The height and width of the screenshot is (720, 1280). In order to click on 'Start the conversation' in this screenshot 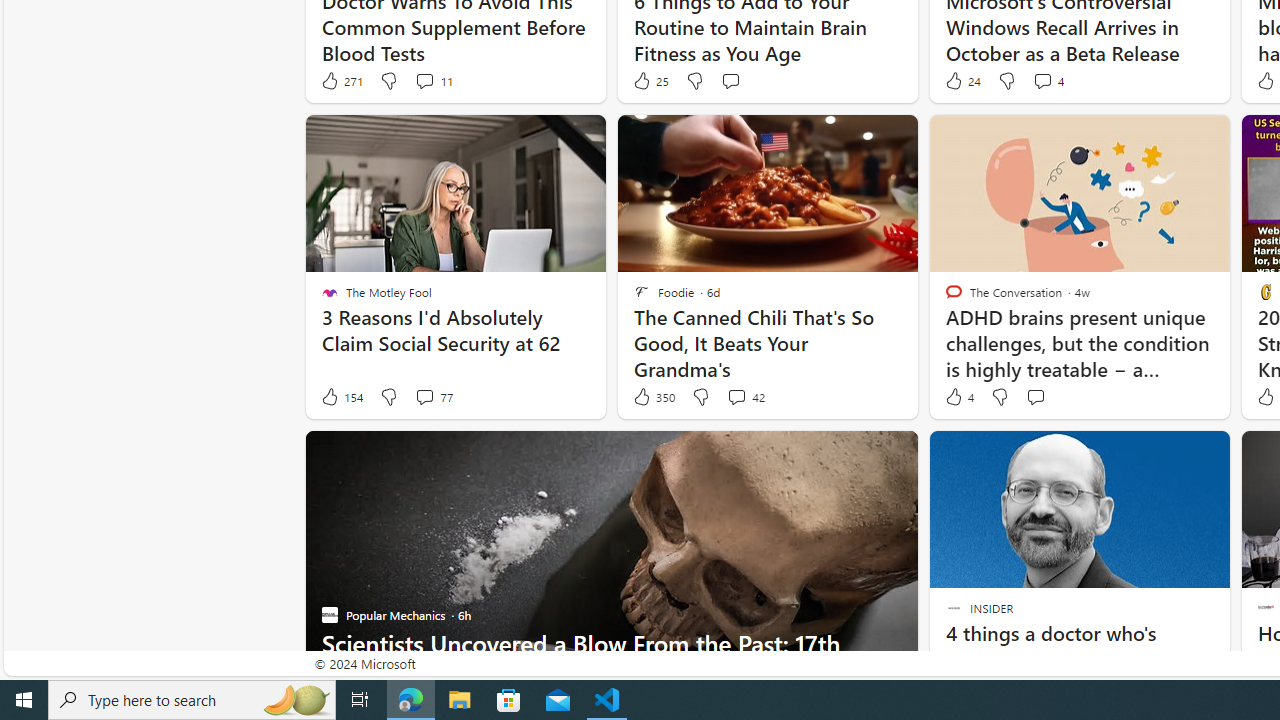, I will do `click(1035, 397)`.